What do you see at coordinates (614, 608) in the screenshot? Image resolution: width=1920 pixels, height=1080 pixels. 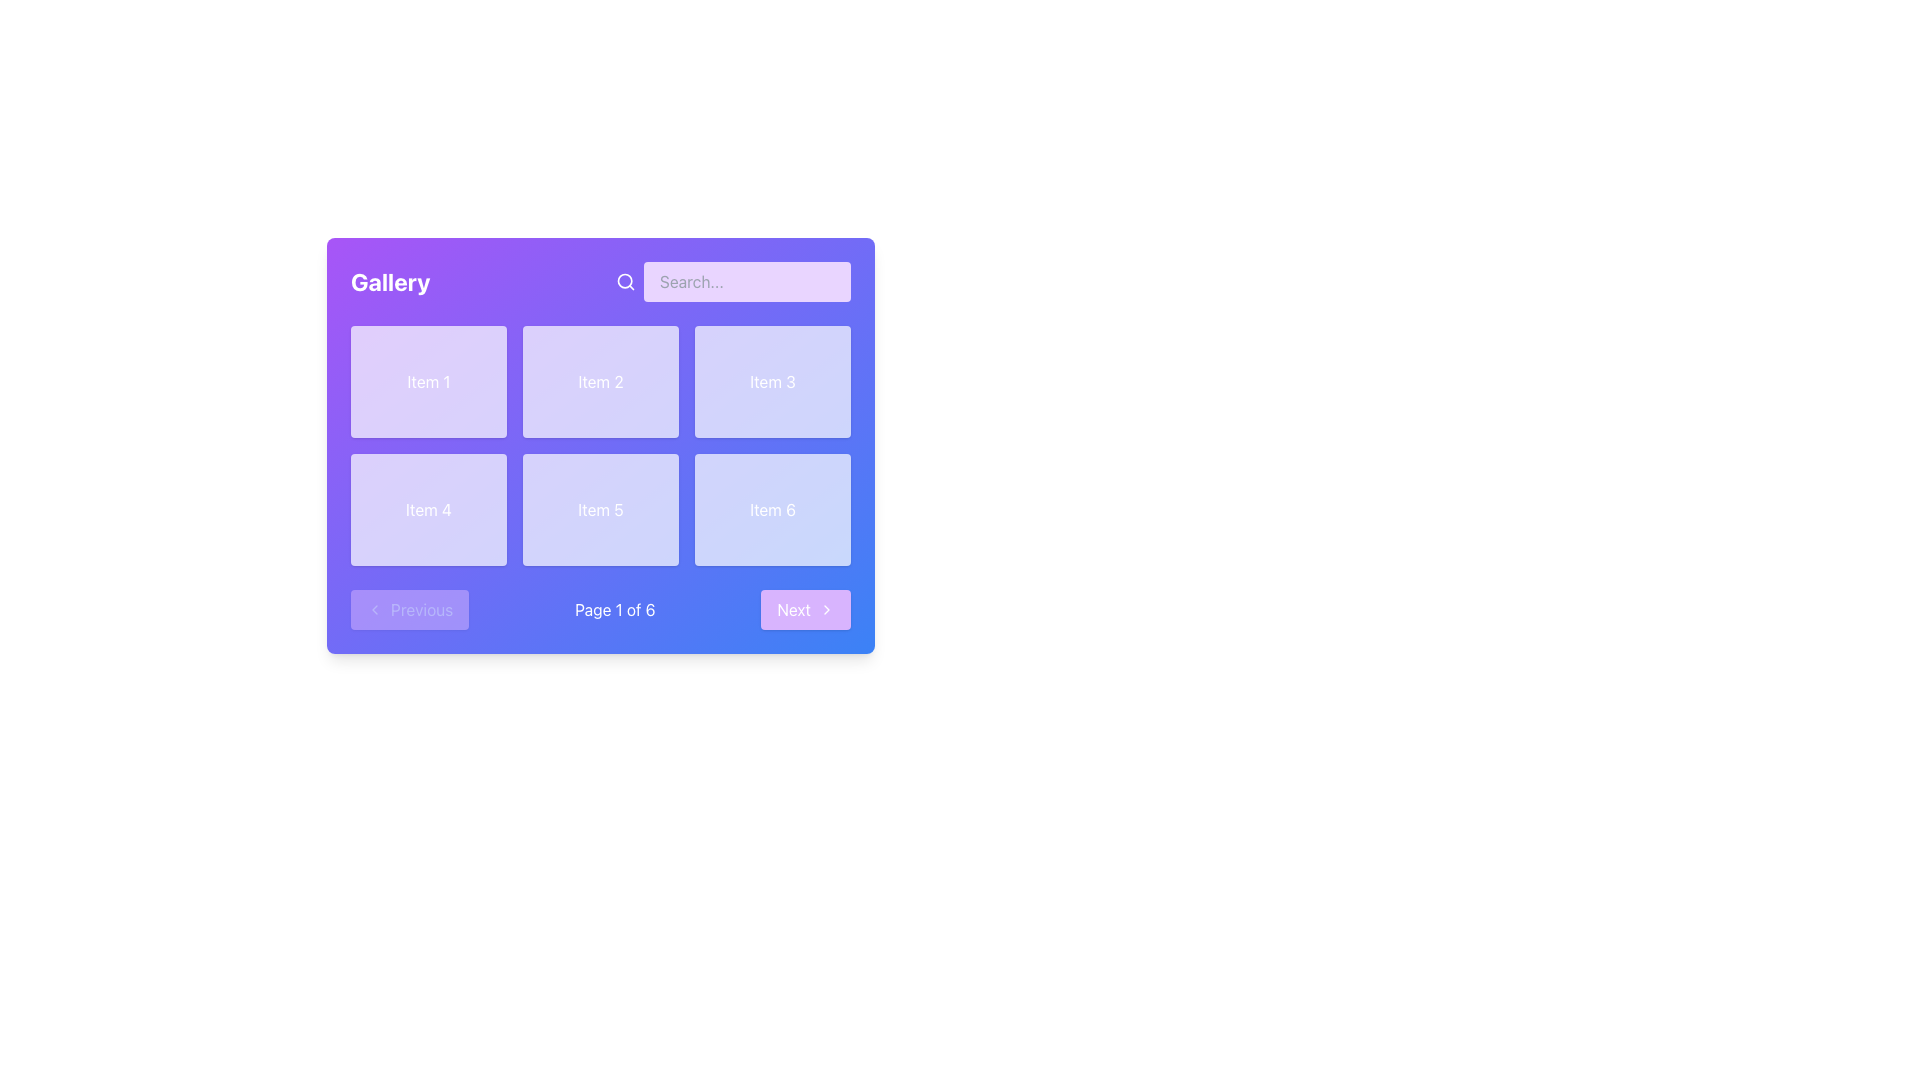 I see `the static text label that displays the current pagination status, located between the 'Previous' and 'Next' buttons at the bottom navigation bar` at bounding box center [614, 608].